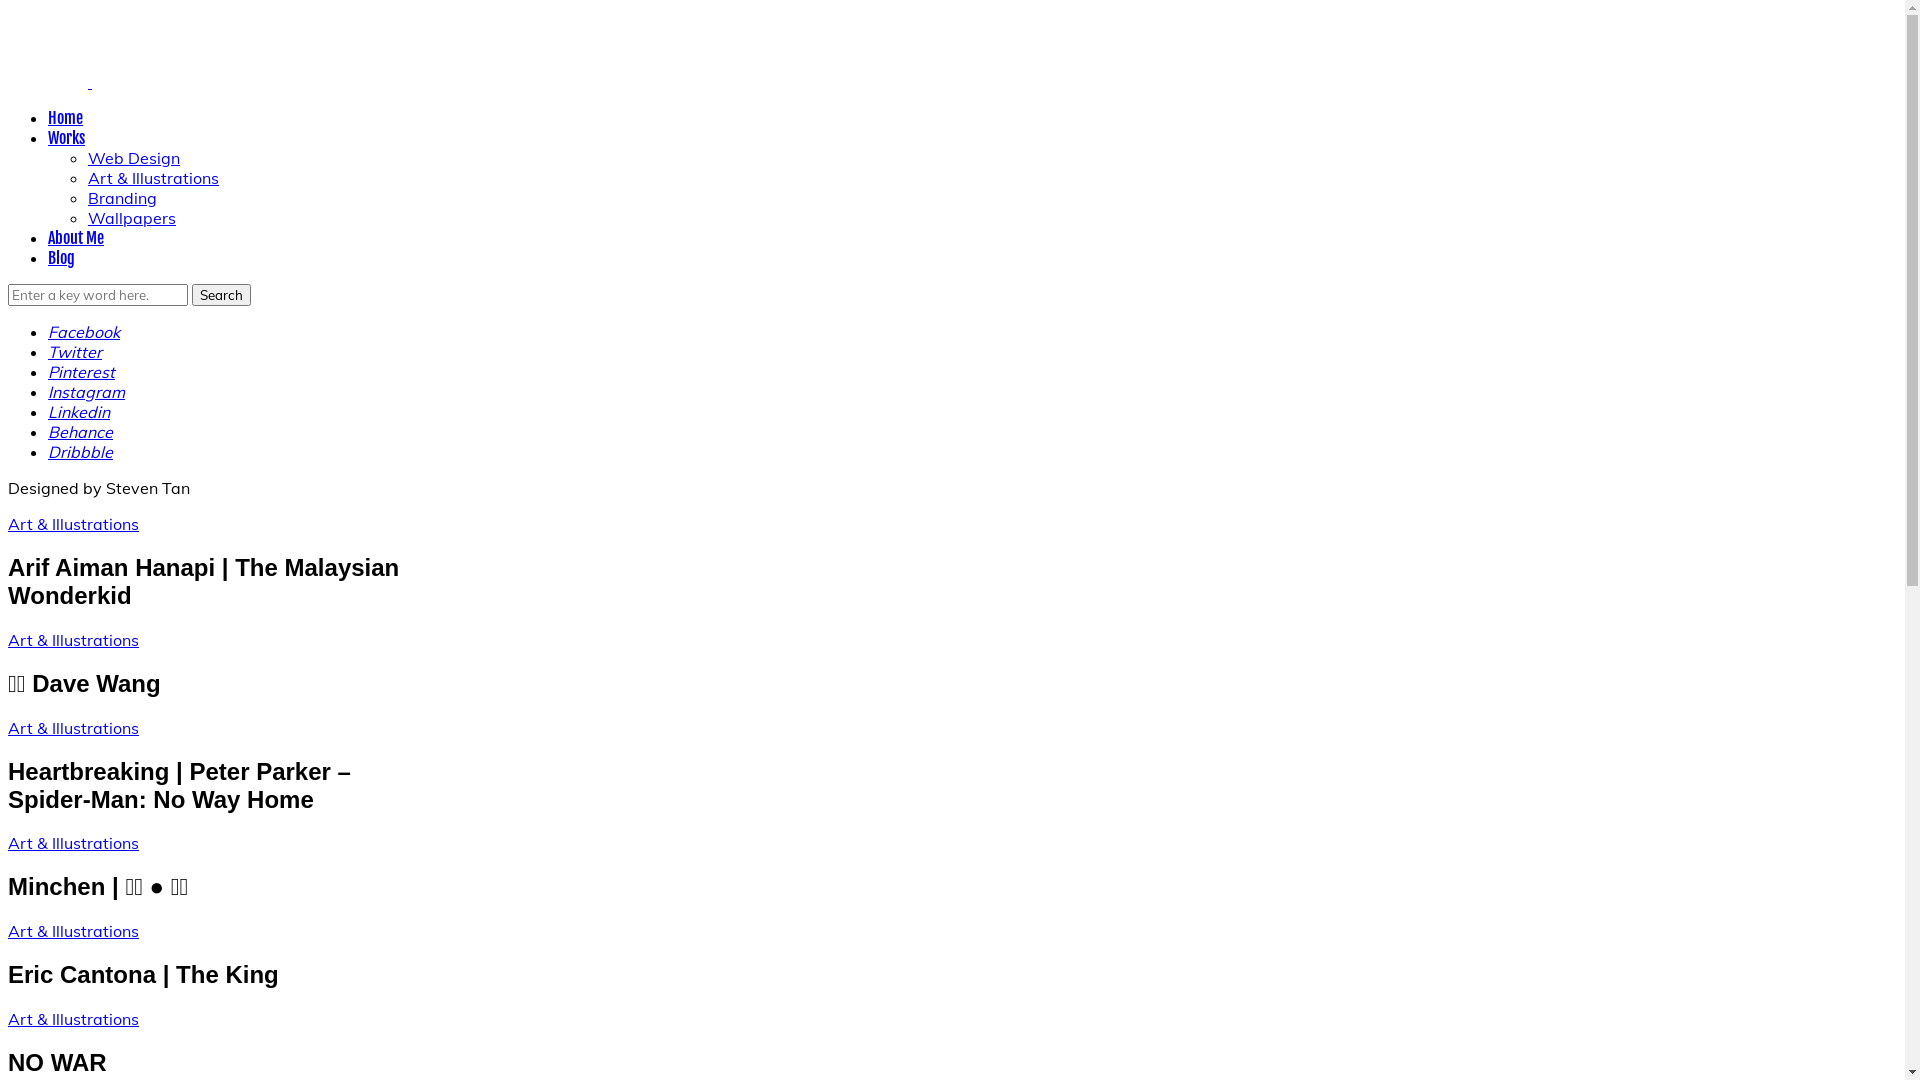 The height and width of the screenshot is (1080, 1920). Describe the element at coordinates (78, 411) in the screenshot. I see `'Linkedin'` at that location.